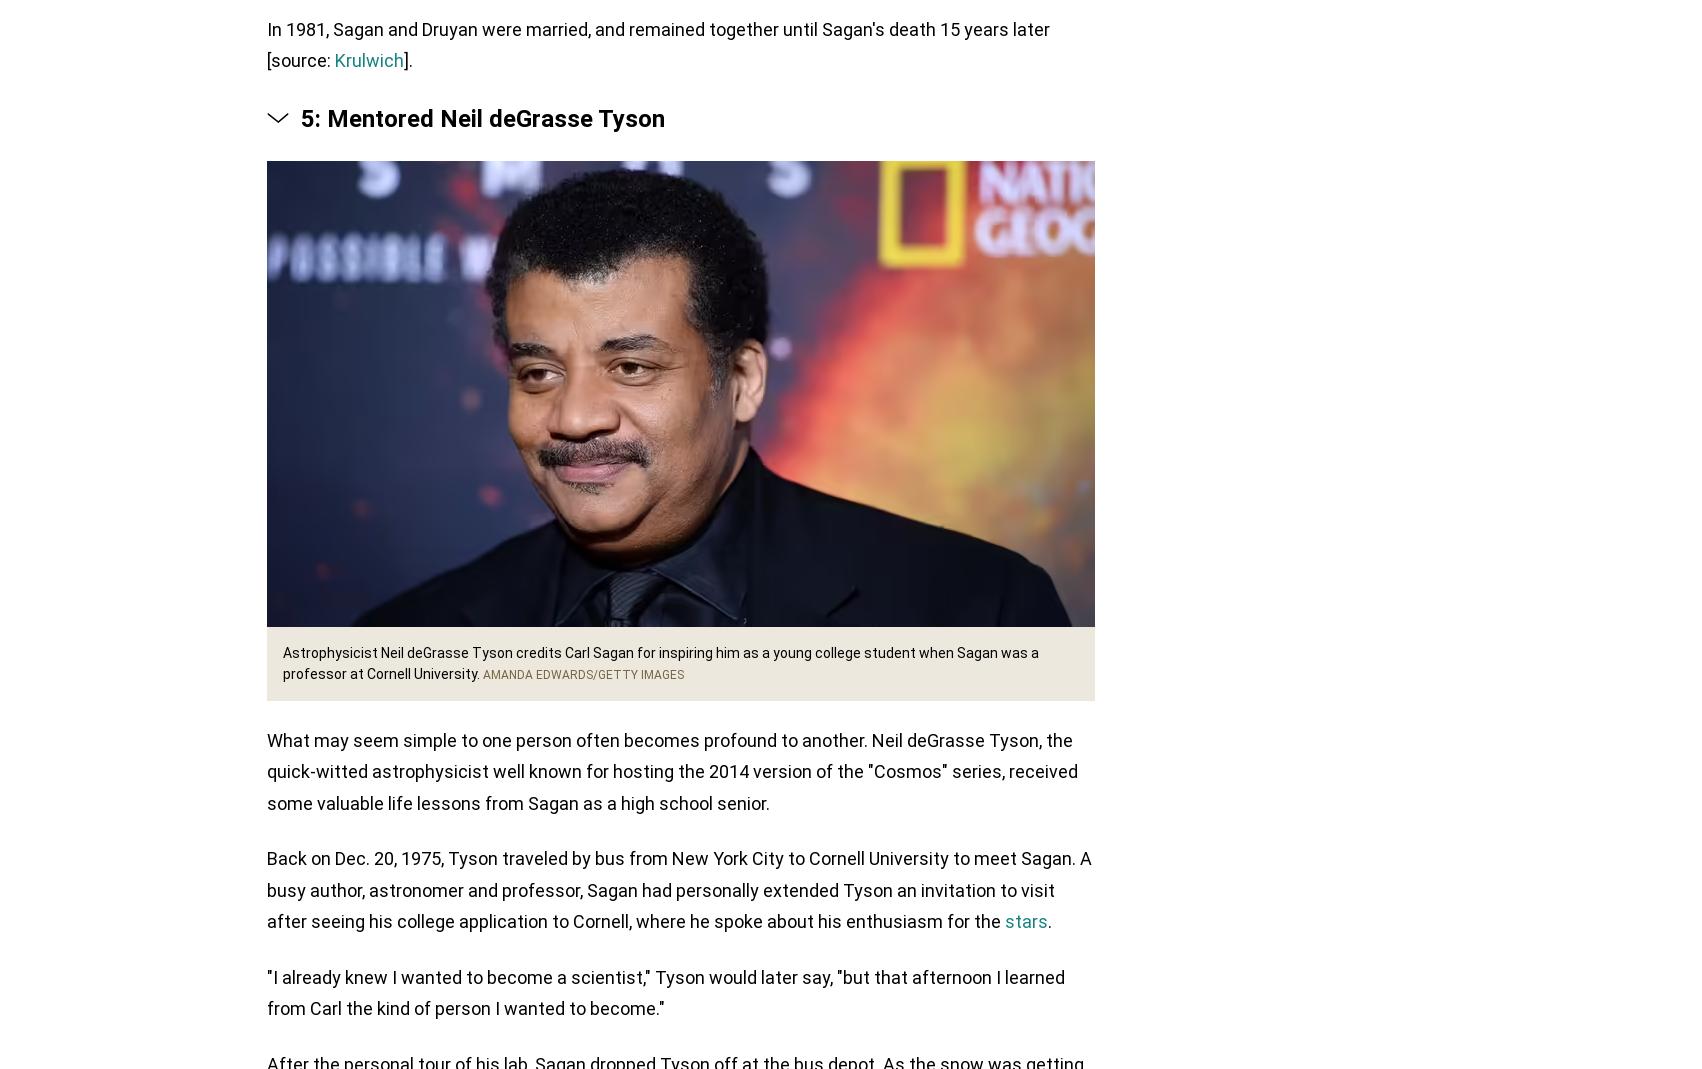 Image resolution: width=1702 pixels, height=1069 pixels. I want to click on '5: Mentored Neil deGrasse Tyson', so click(482, 120).